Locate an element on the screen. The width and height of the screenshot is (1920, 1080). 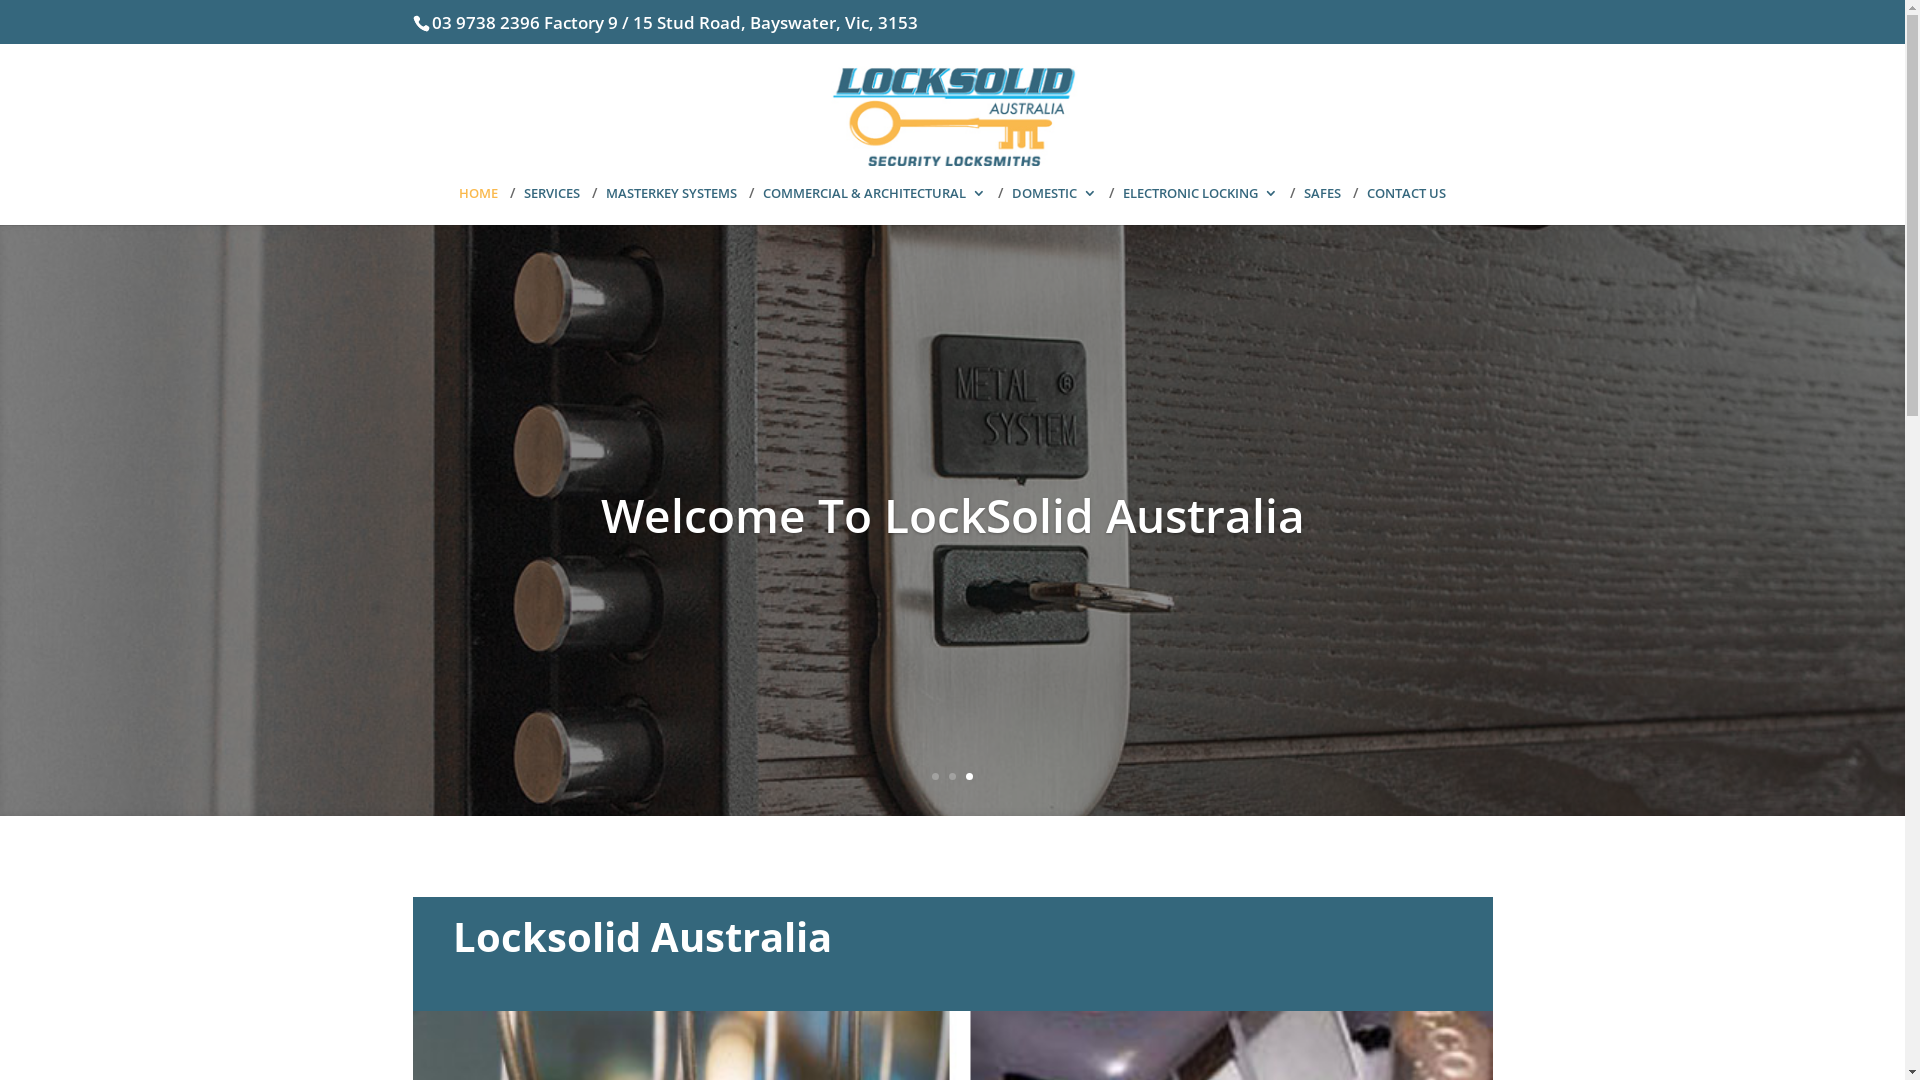
'2' is located at coordinates (951, 775).